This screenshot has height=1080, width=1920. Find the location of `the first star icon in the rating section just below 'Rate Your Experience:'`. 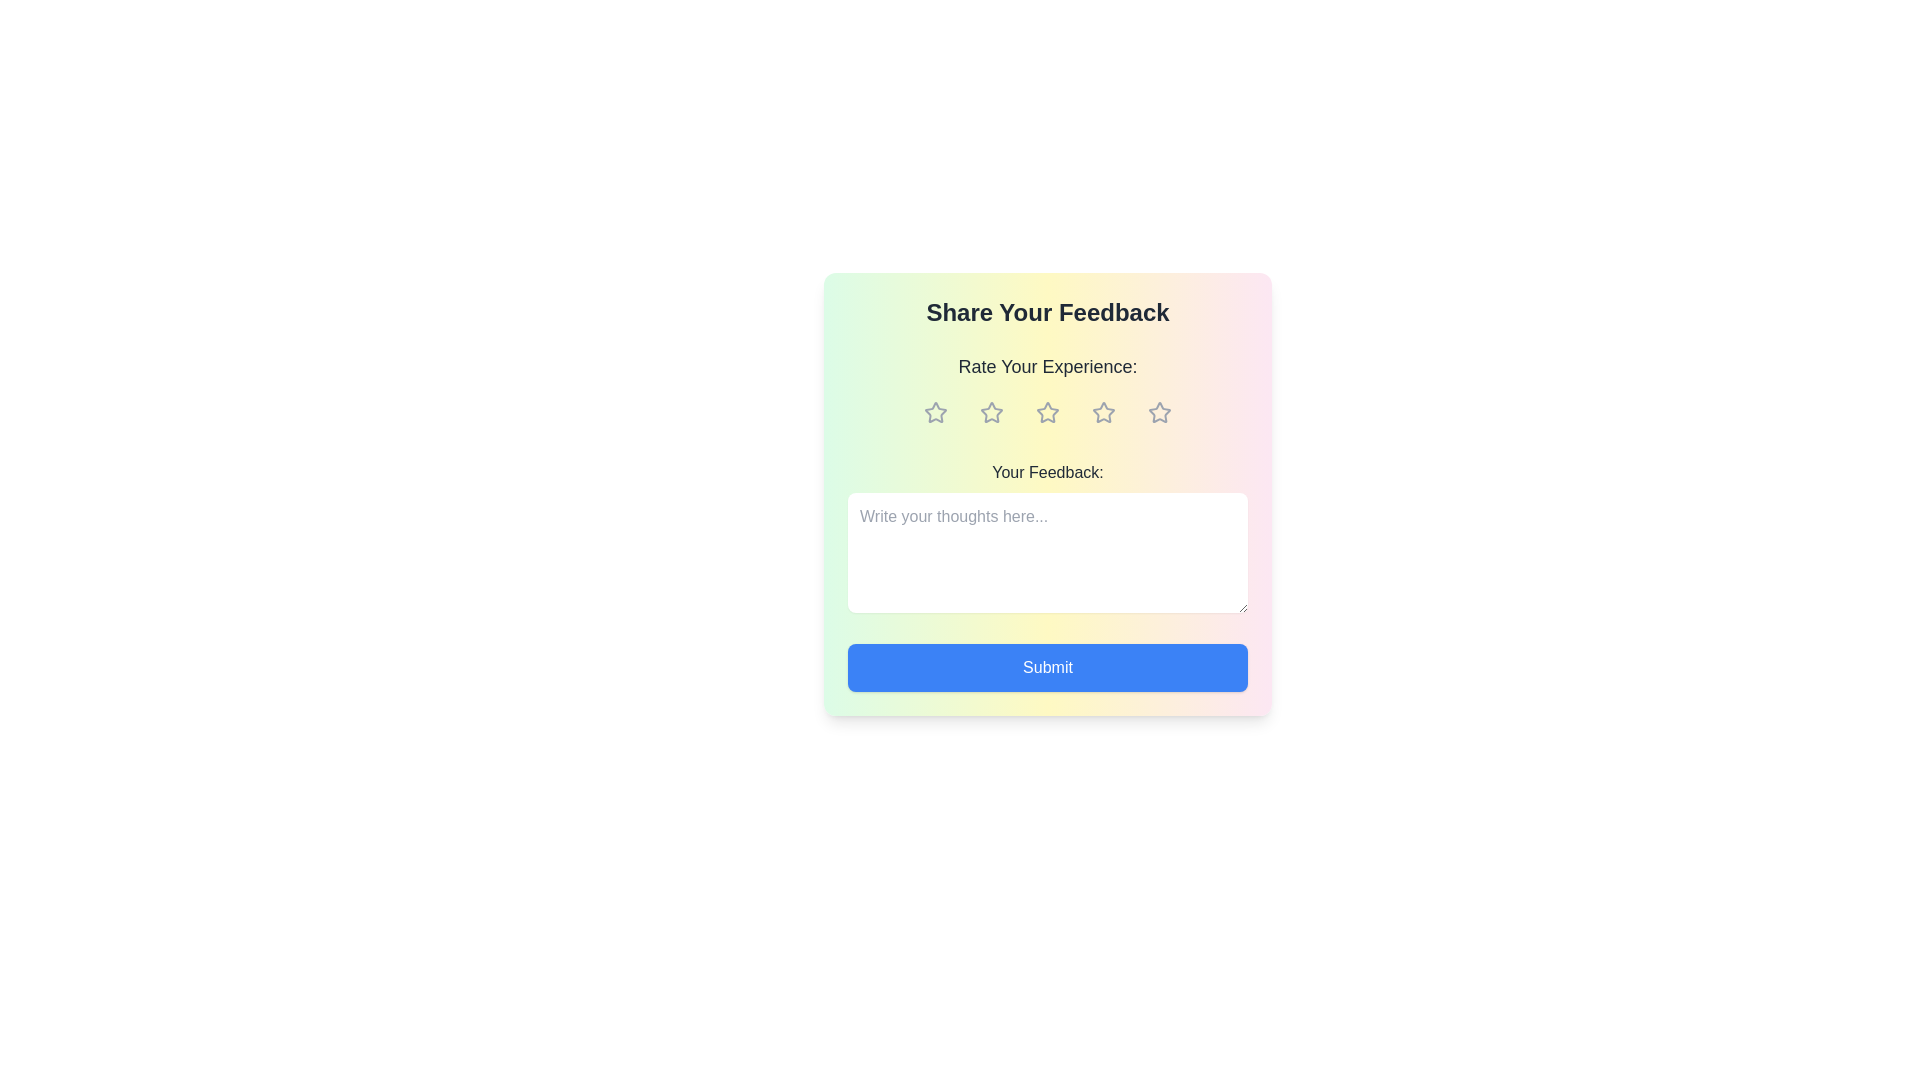

the first star icon in the rating section just below 'Rate Your Experience:' is located at coordinates (935, 411).